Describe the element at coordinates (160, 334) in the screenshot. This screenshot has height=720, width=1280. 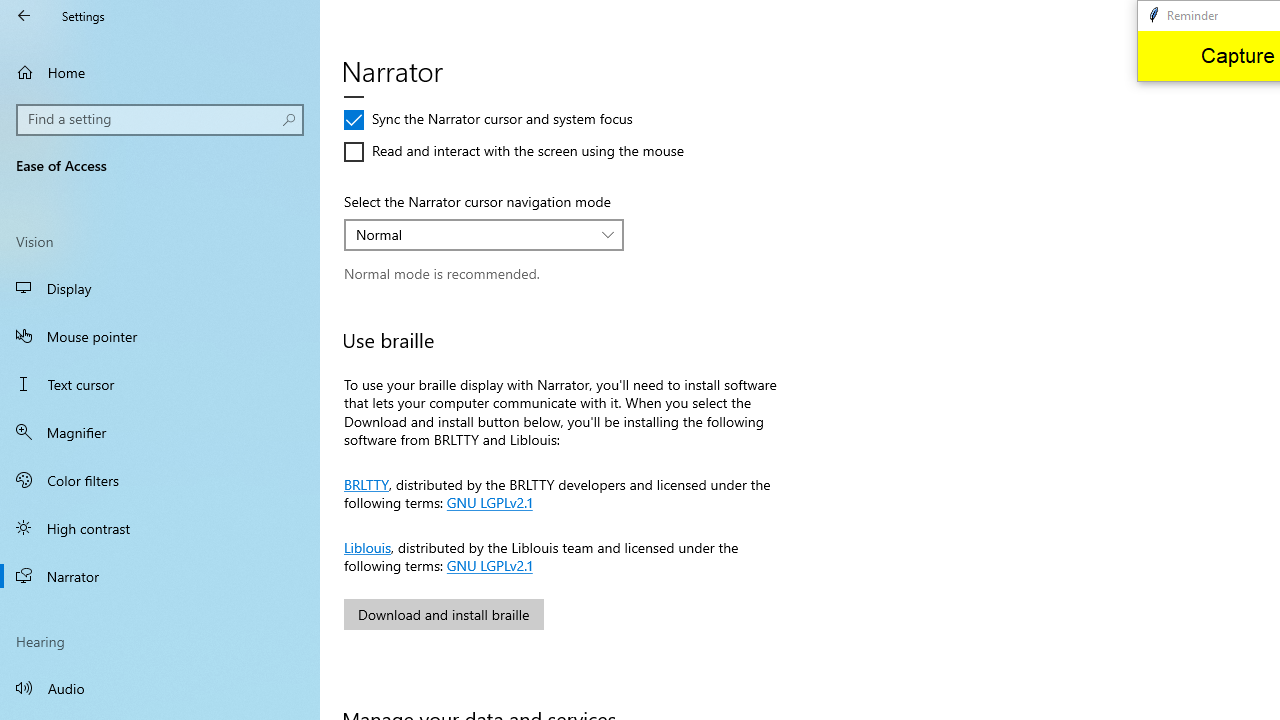
I see `'Mouse pointer'` at that location.